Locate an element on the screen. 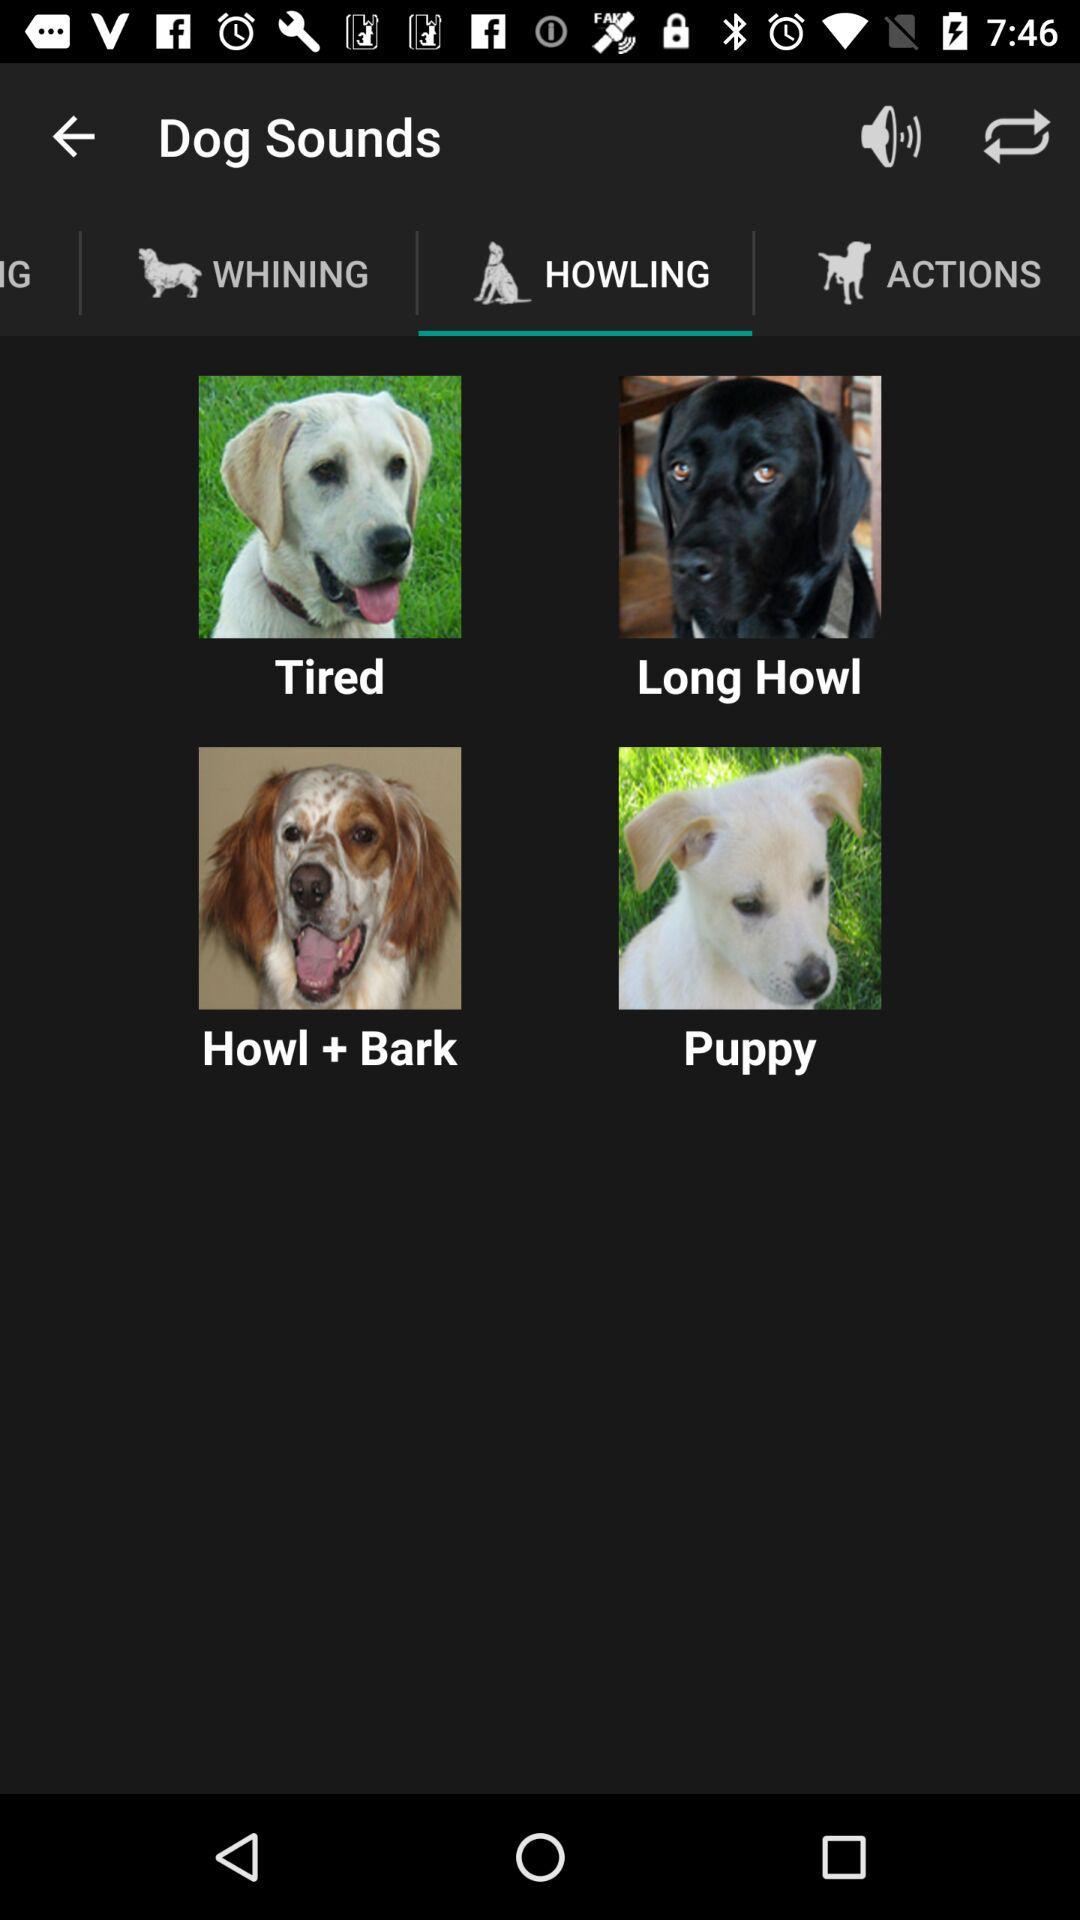 The width and height of the screenshot is (1080, 1920). adjust sound is located at coordinates (890, 135).